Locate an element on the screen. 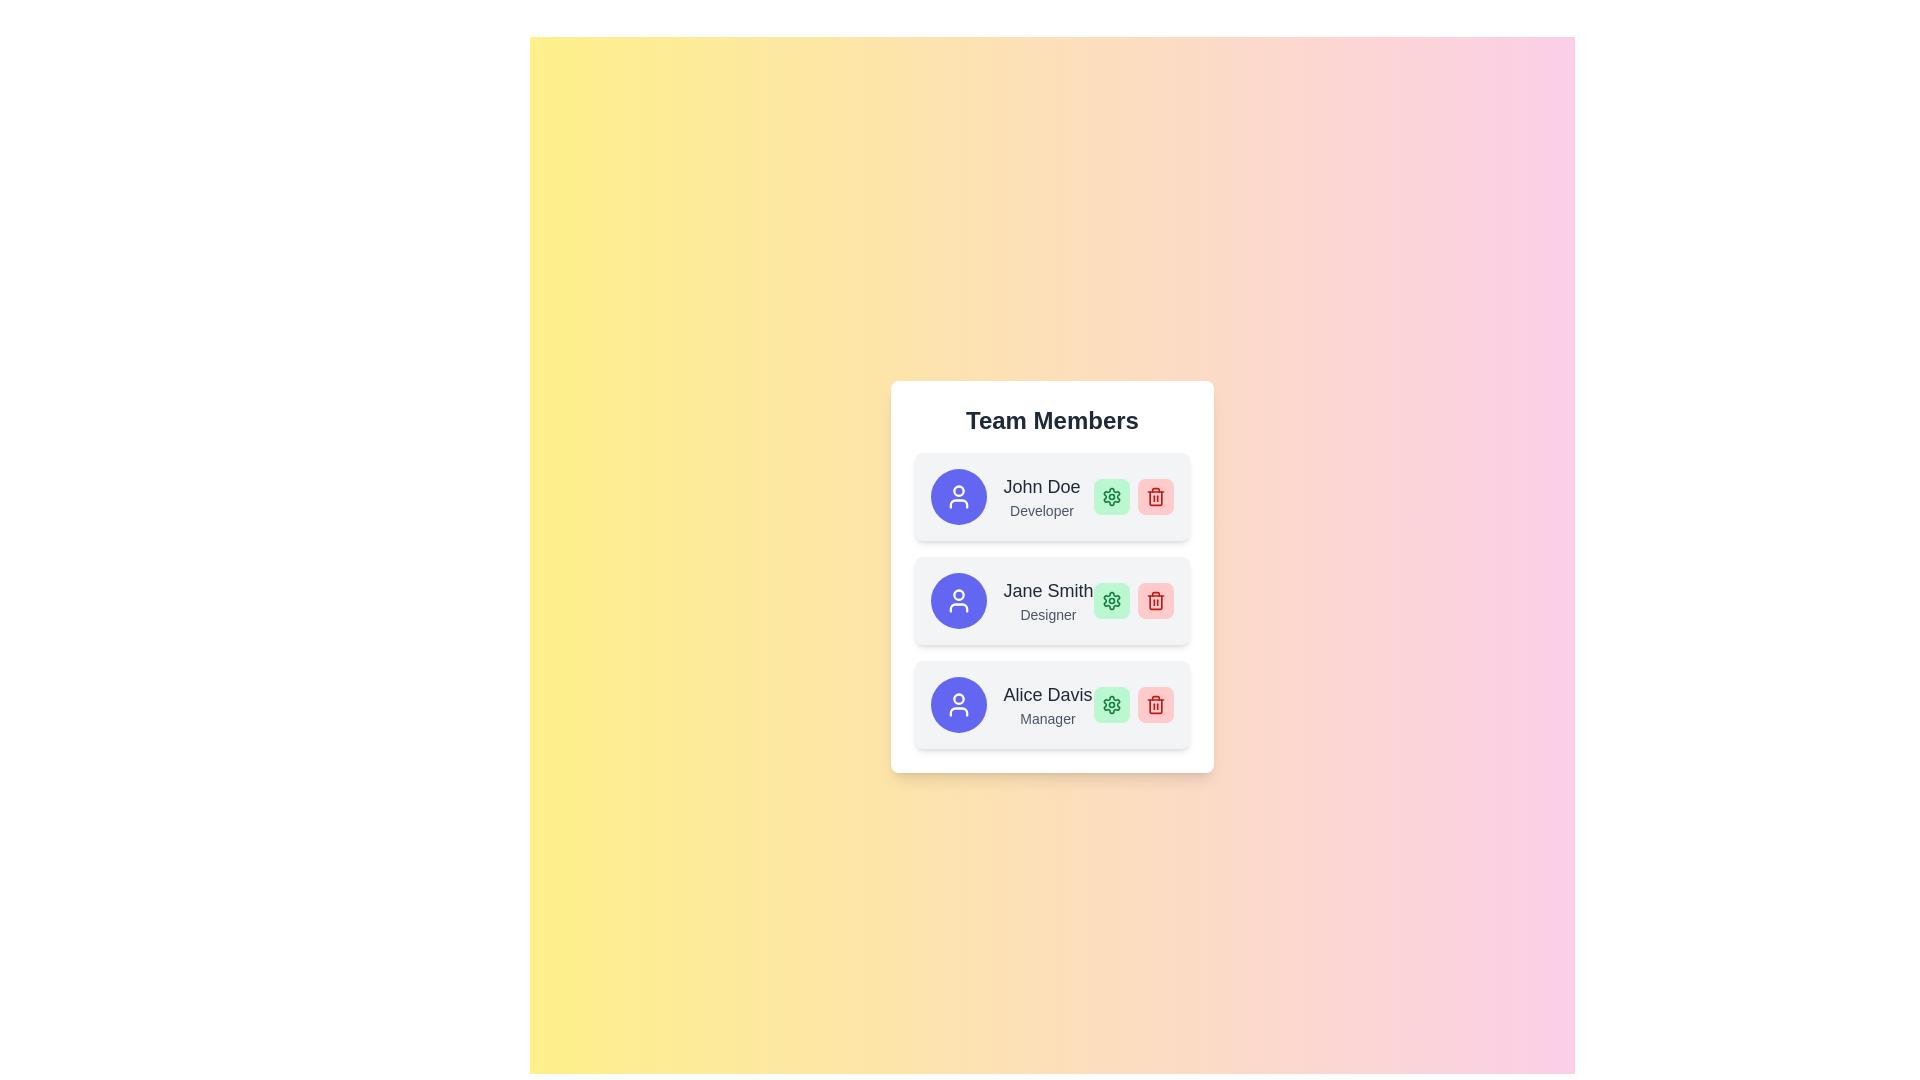 The width and height of the screenshot is (1920, 1080). the static text label displaying 'Developer' in gray font, located beneath the name 'John Doe' within the first card of the 'Team Members' section is located at coordinates (1040, 509).